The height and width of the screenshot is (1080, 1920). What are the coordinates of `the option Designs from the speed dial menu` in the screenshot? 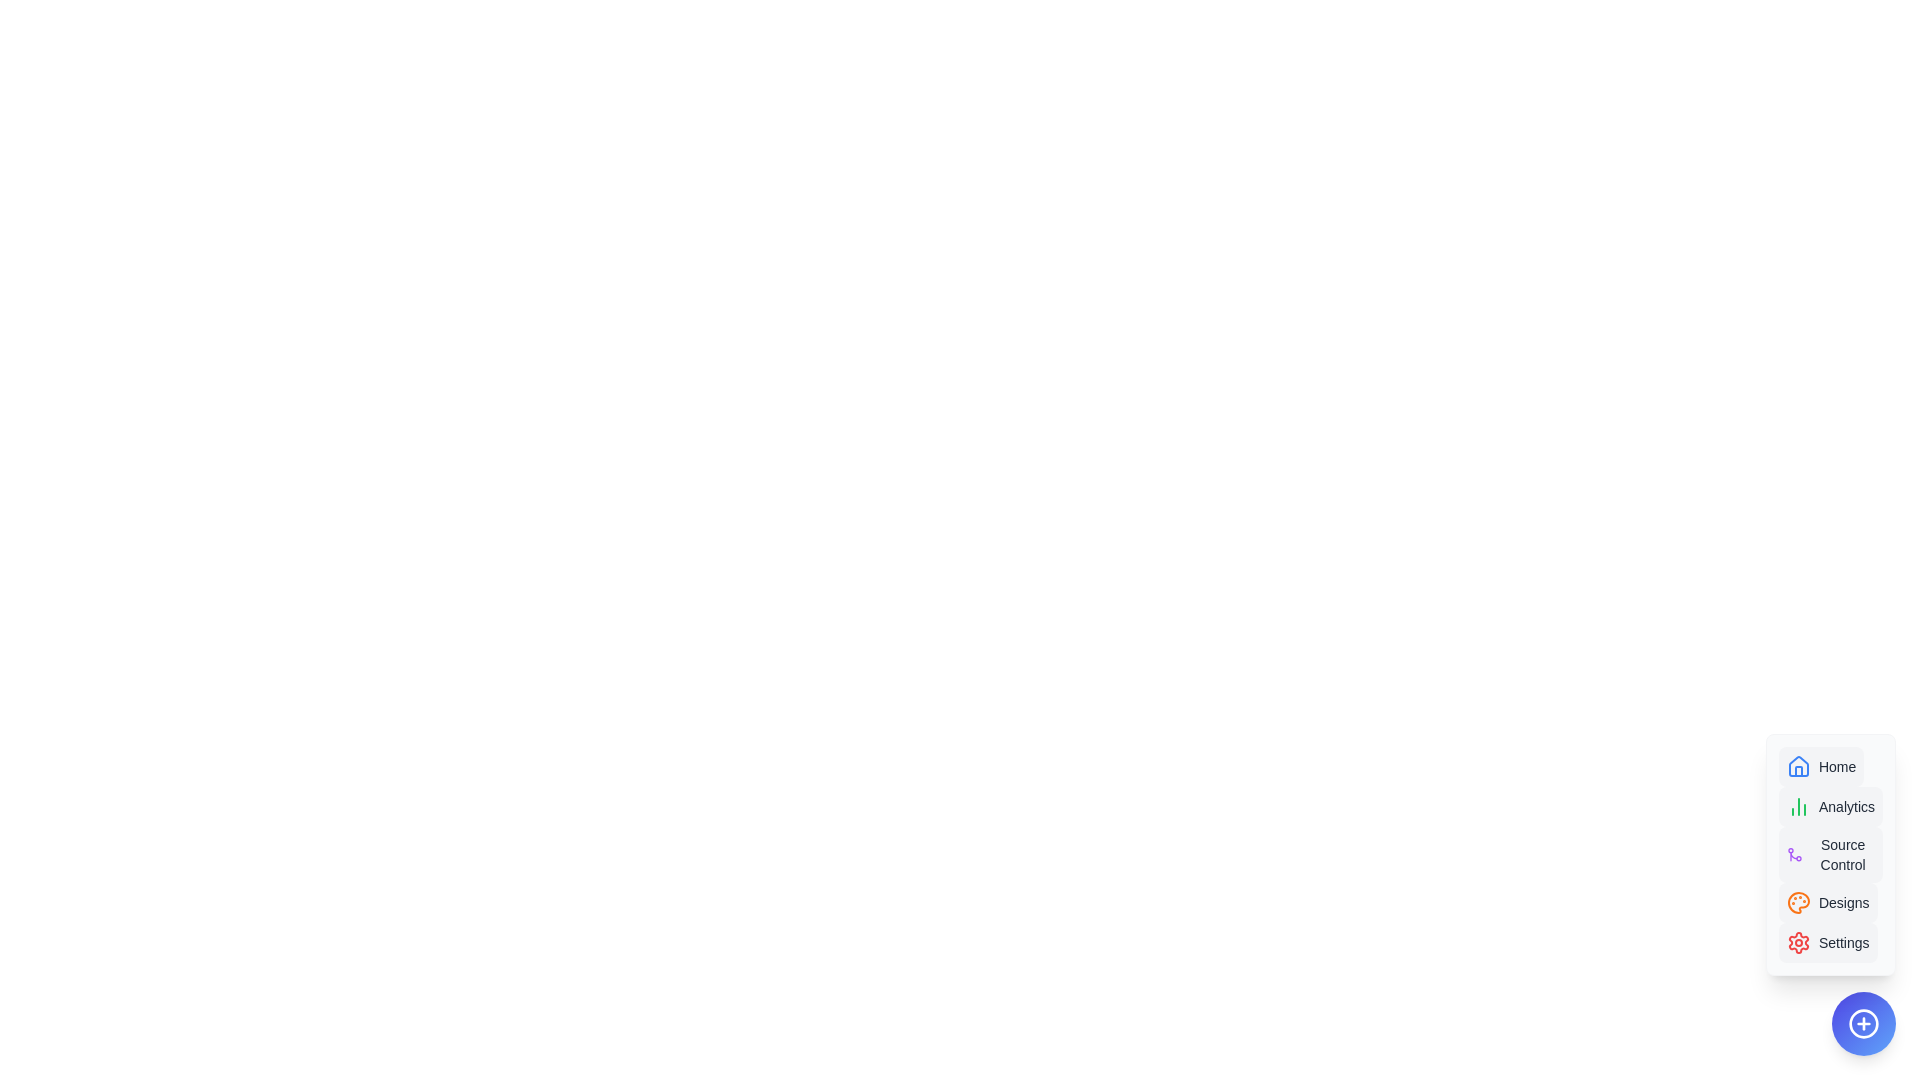 It's located at (1828, 902).